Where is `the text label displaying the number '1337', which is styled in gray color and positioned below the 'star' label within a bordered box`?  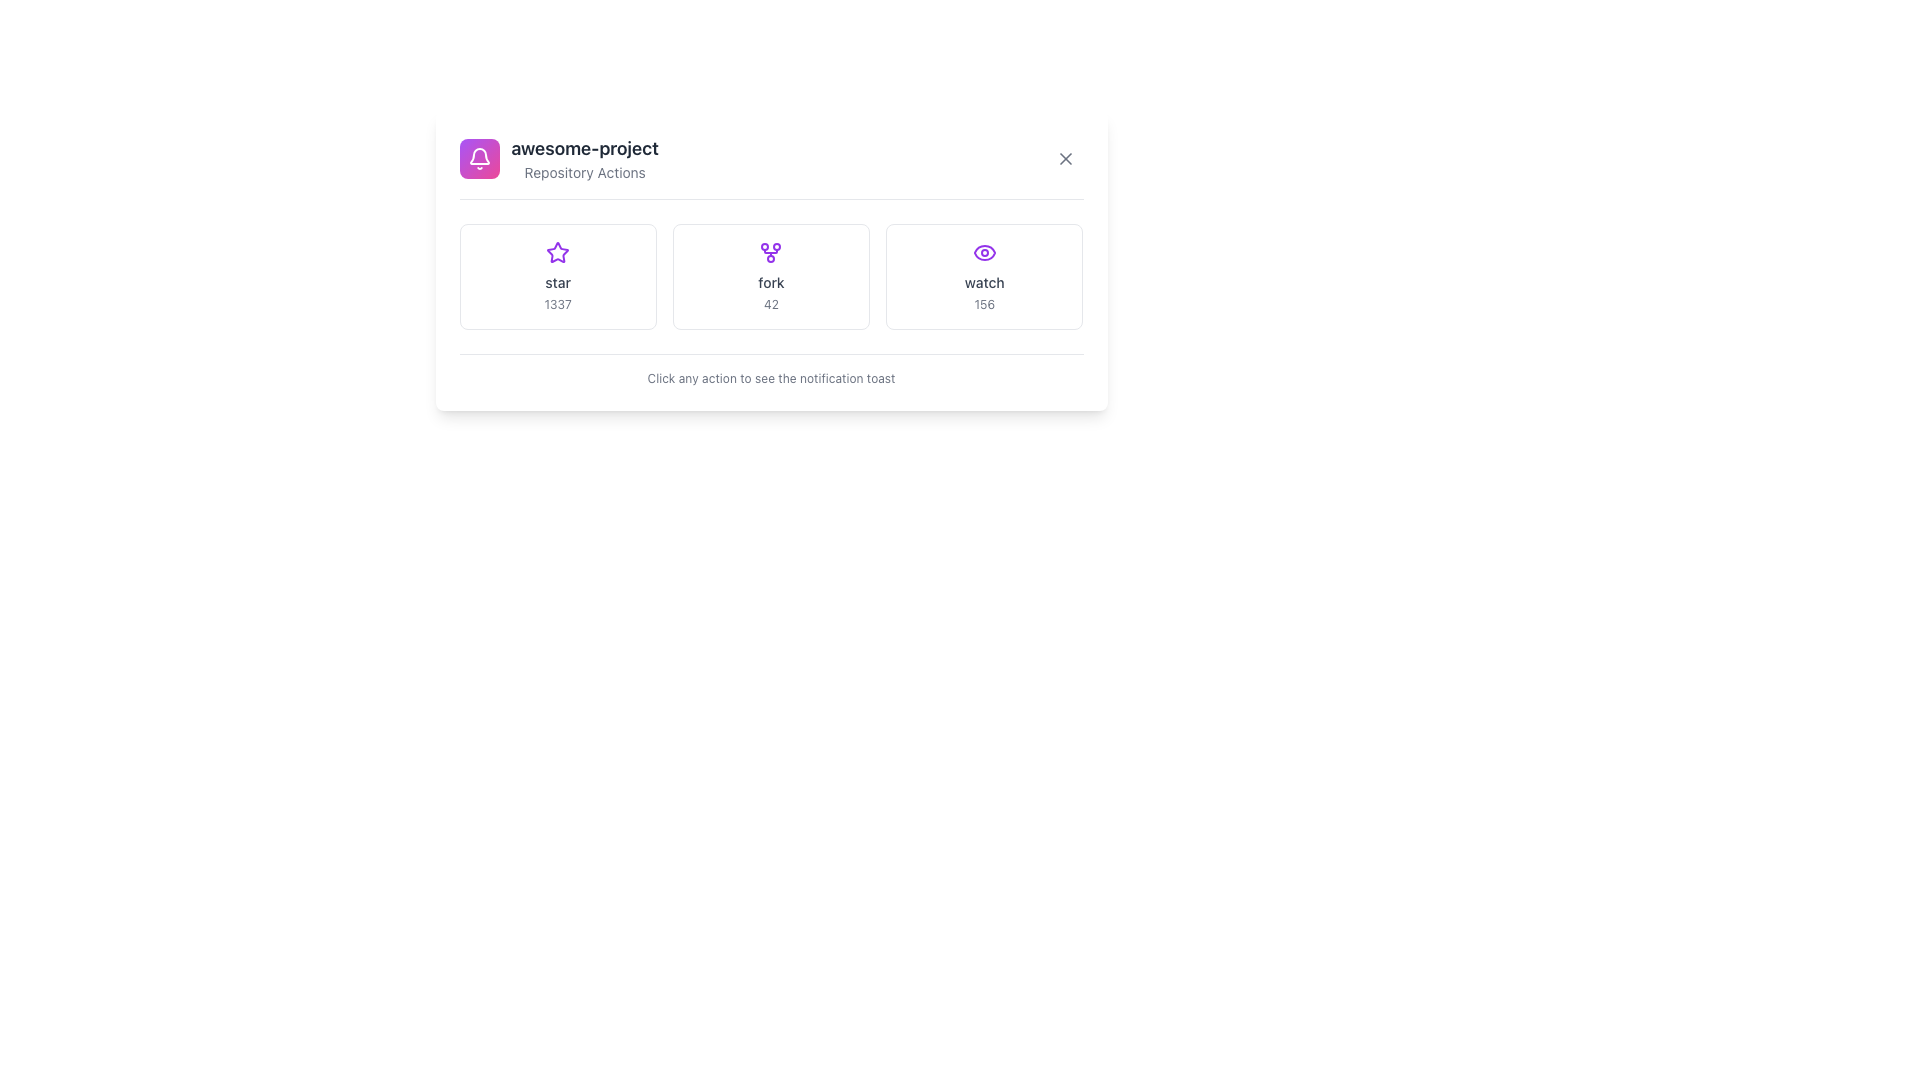 the text label displaying the number '1337', which is styled in gray color and positioned below the 'star' label within a bordered box is located at coordinates (558, 304).